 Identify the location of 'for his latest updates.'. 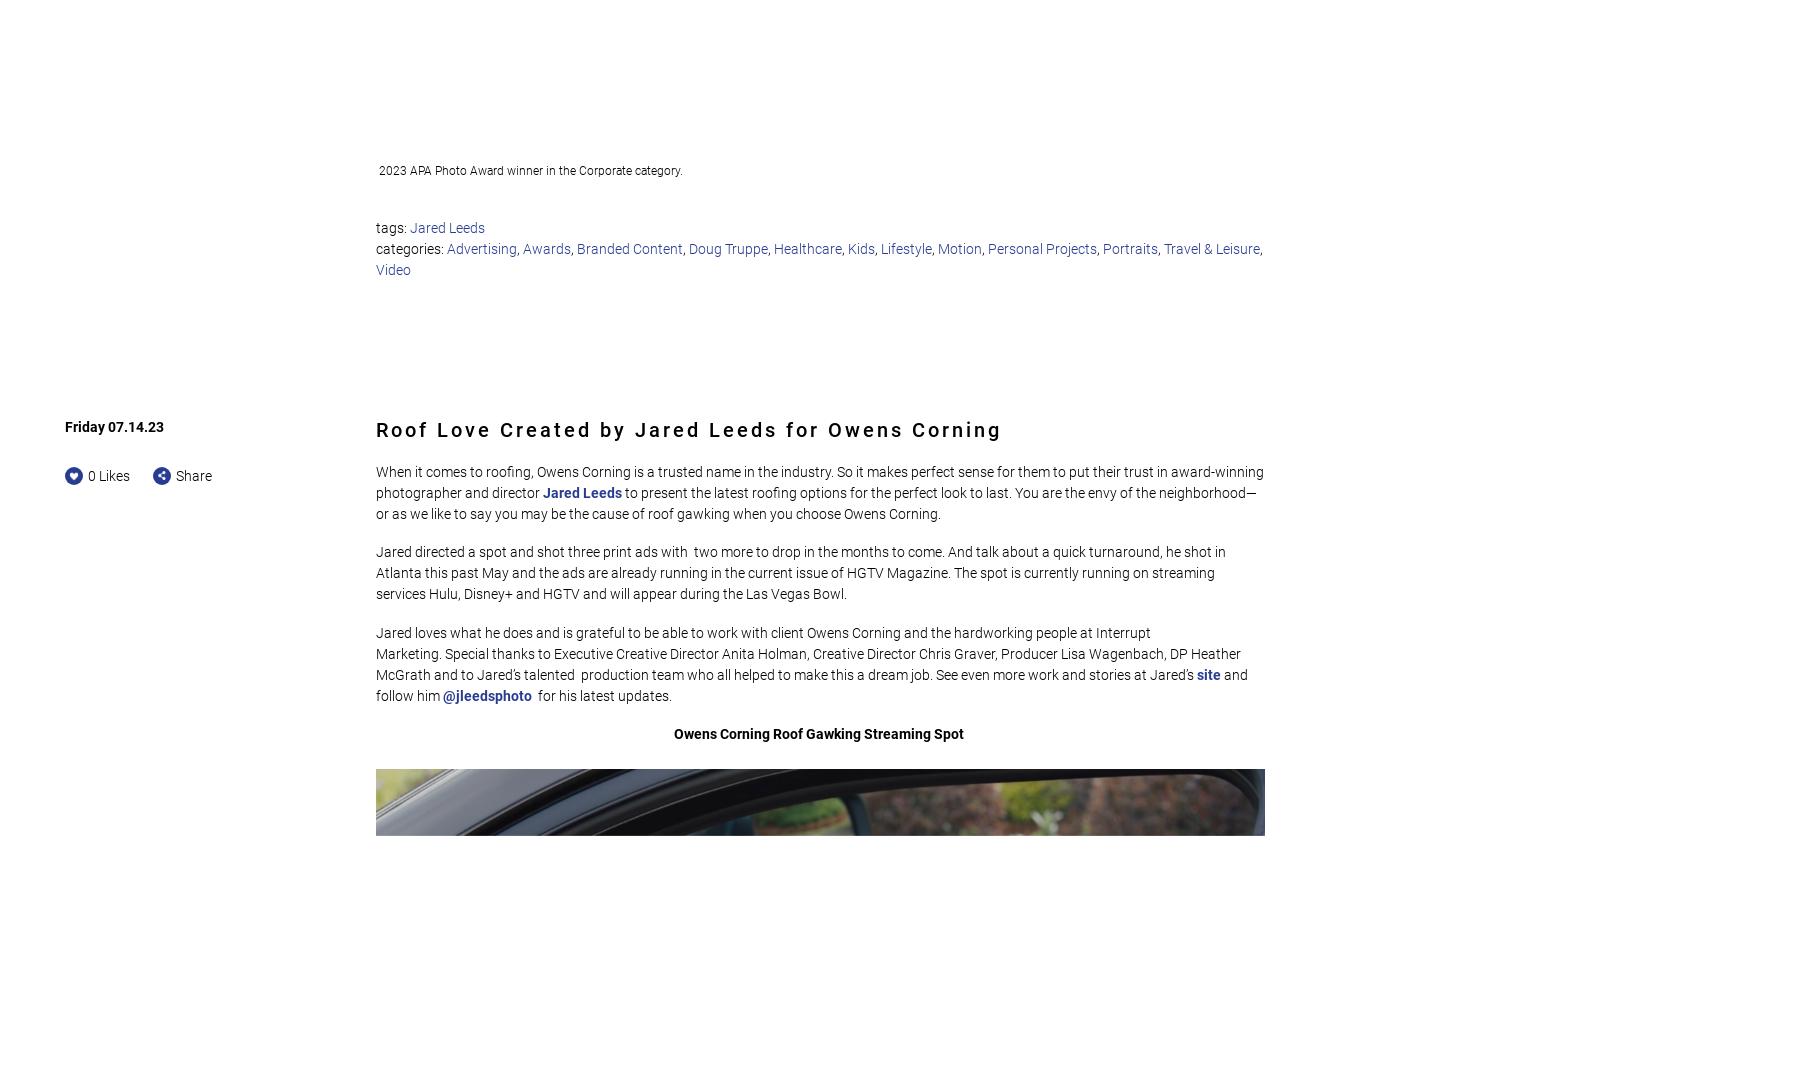
(602, 694).